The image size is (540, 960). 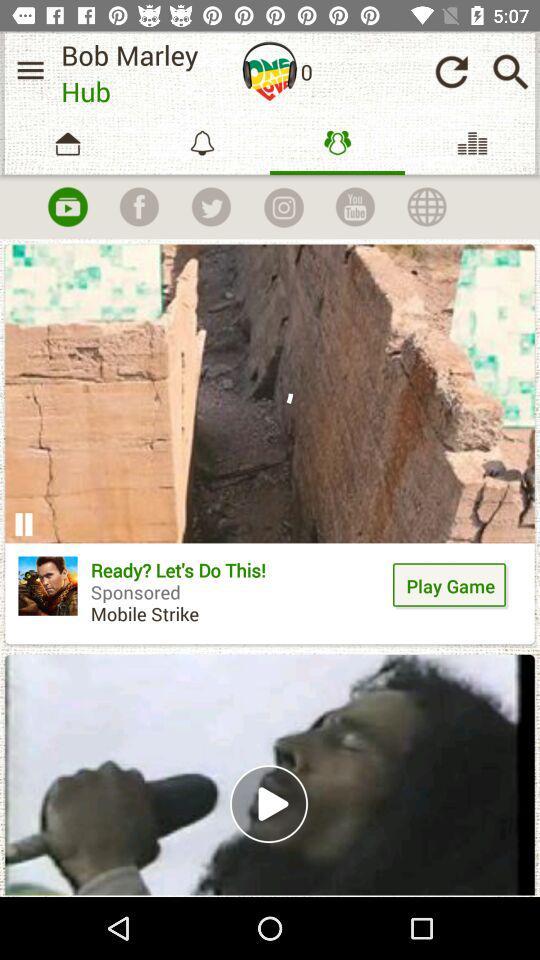 What do you see at coordinates (210, 206) in the screenshot?
I see `the twitter icon` at bounding box center [210, 206].